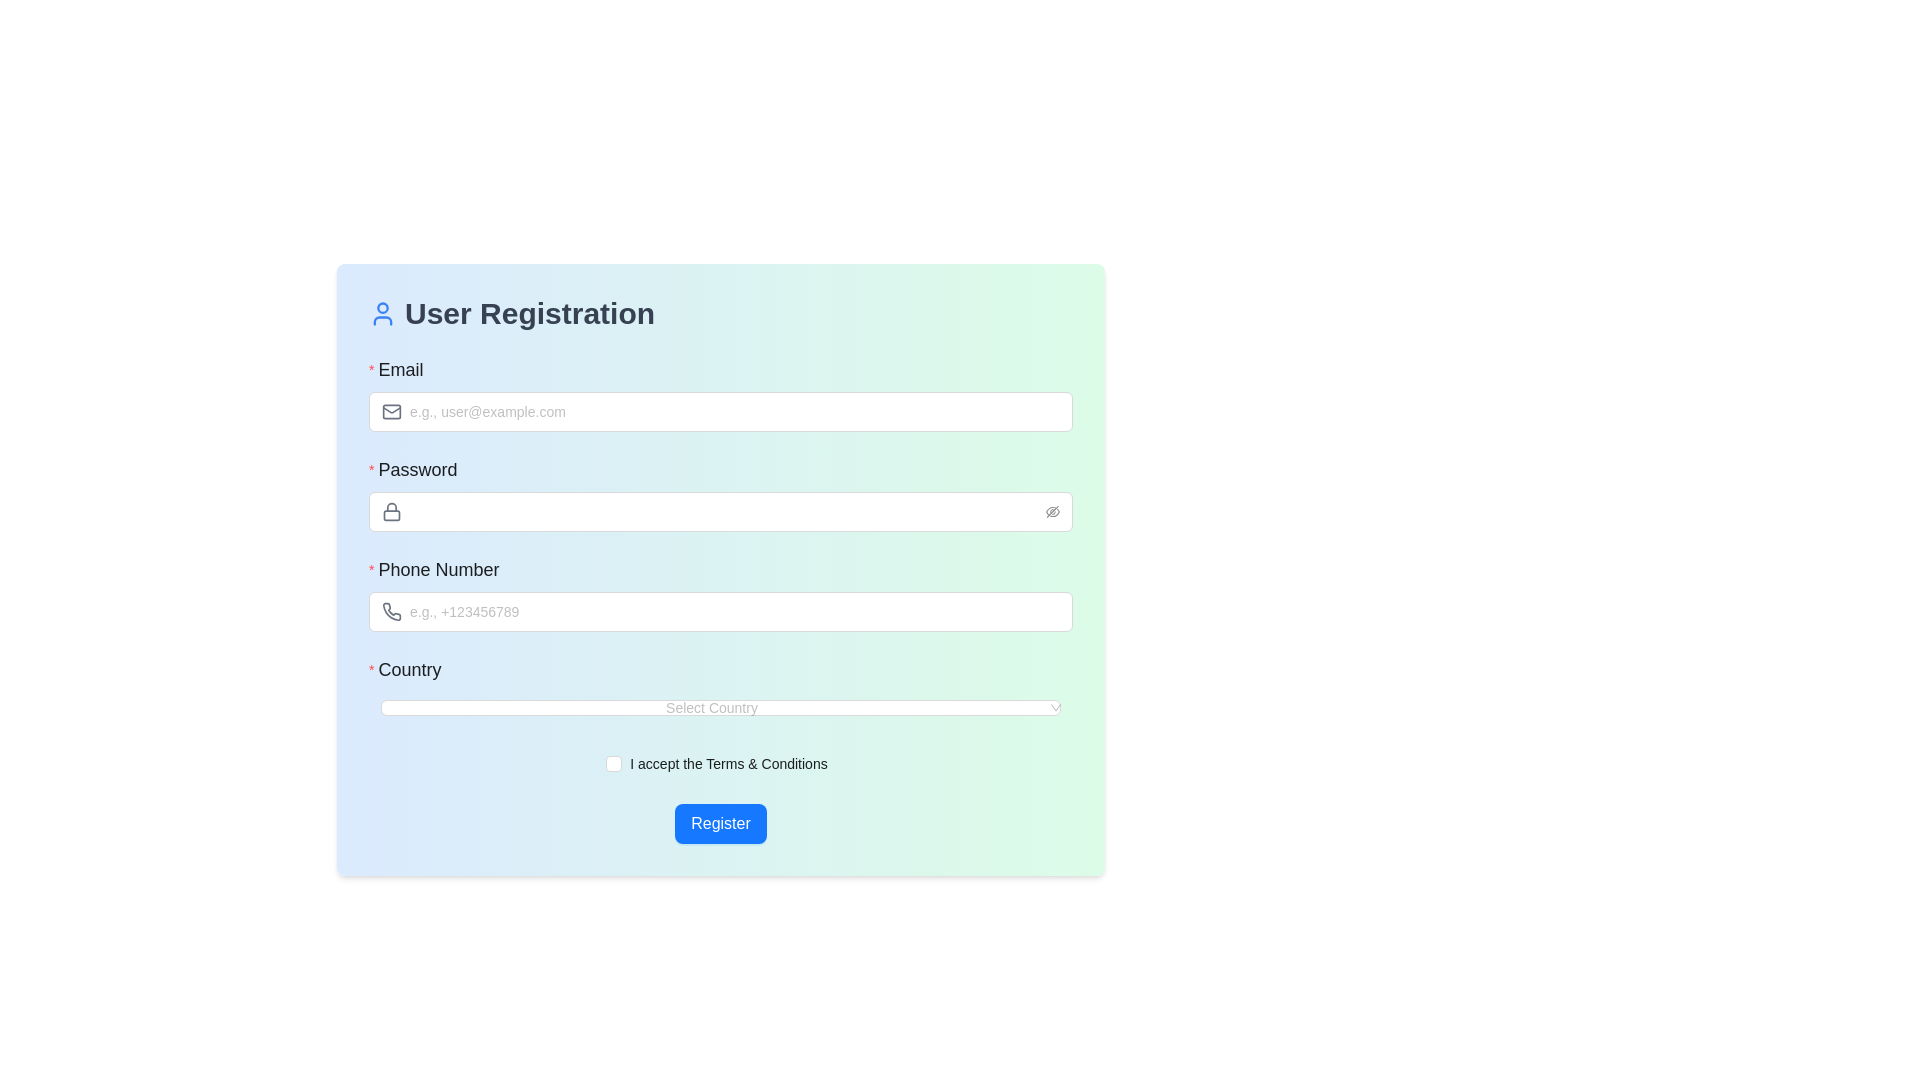 The image size is (1920, 1080). Describe the element at coordinates (411, 670) in the screenshot. I see `the input field related to the 'Country' label` at that location.